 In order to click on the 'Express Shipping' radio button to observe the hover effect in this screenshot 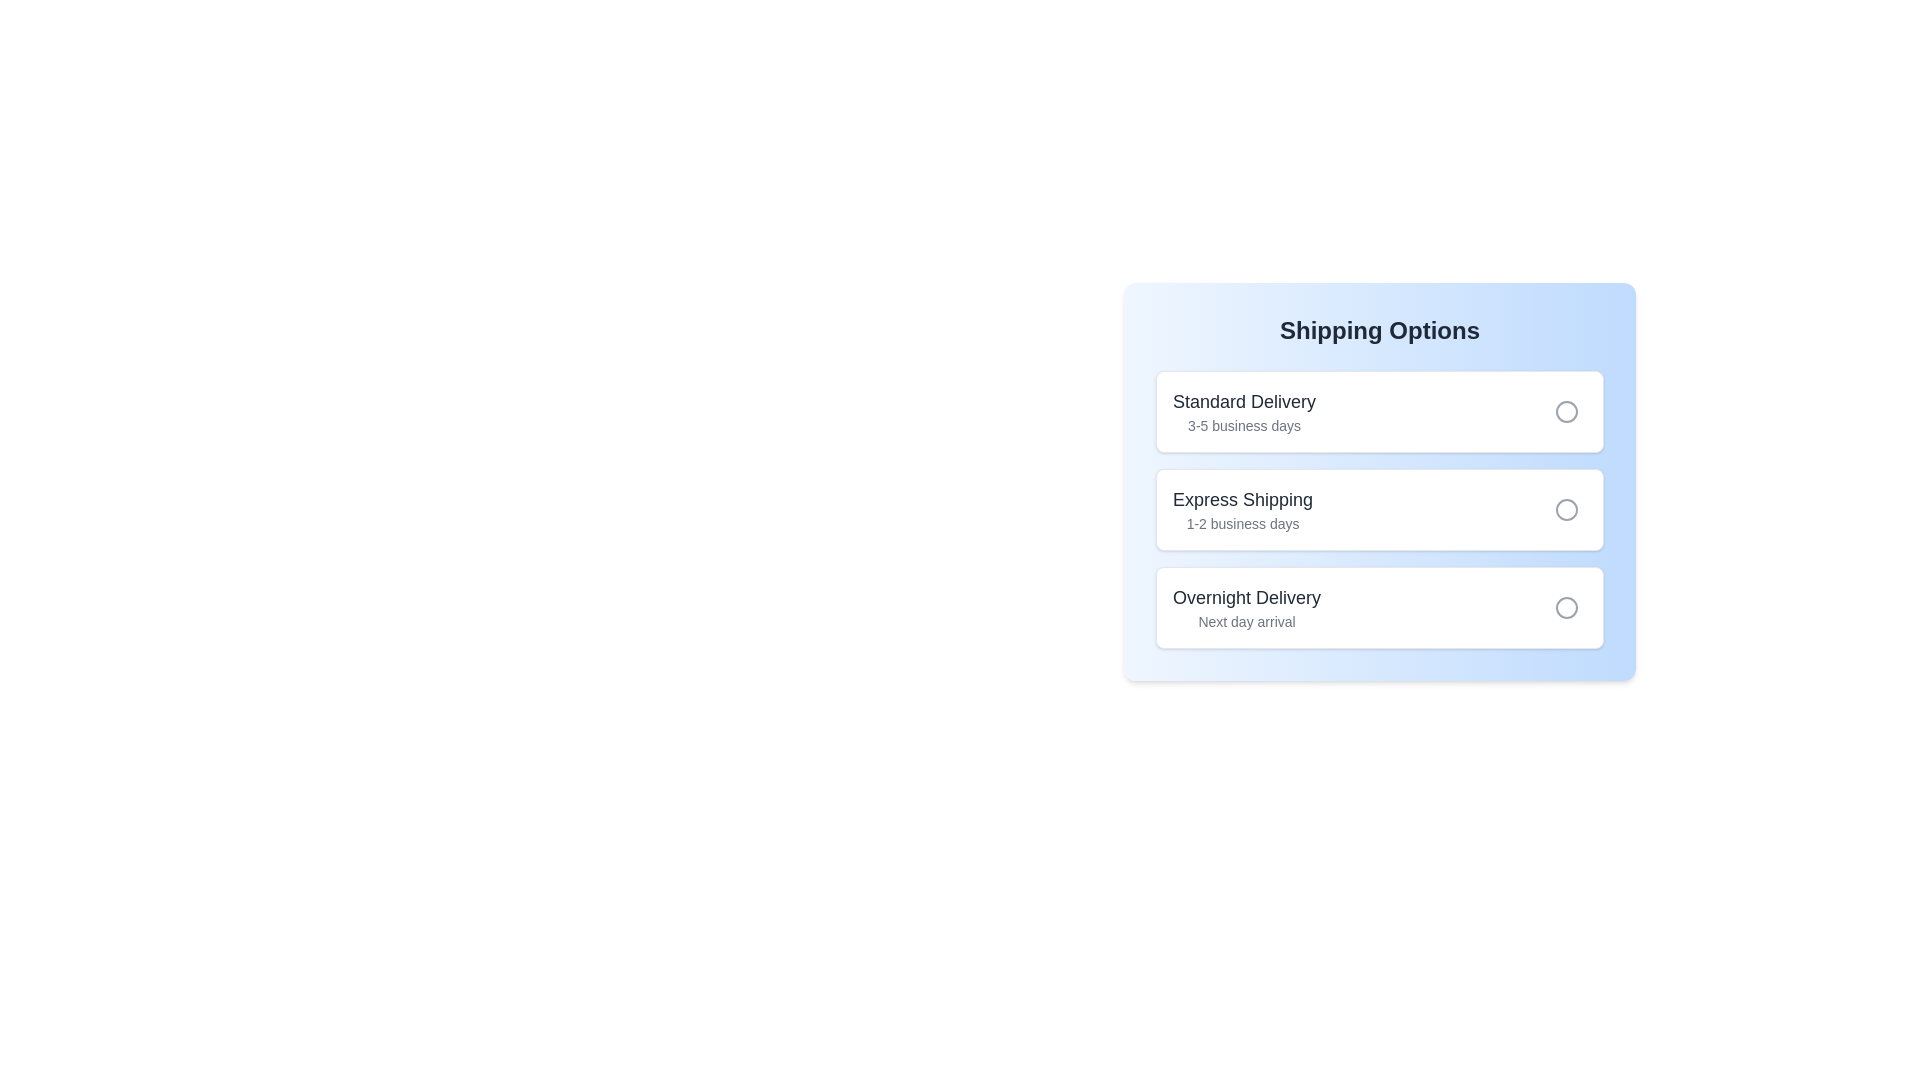, I will do `click(1565, 508)`.